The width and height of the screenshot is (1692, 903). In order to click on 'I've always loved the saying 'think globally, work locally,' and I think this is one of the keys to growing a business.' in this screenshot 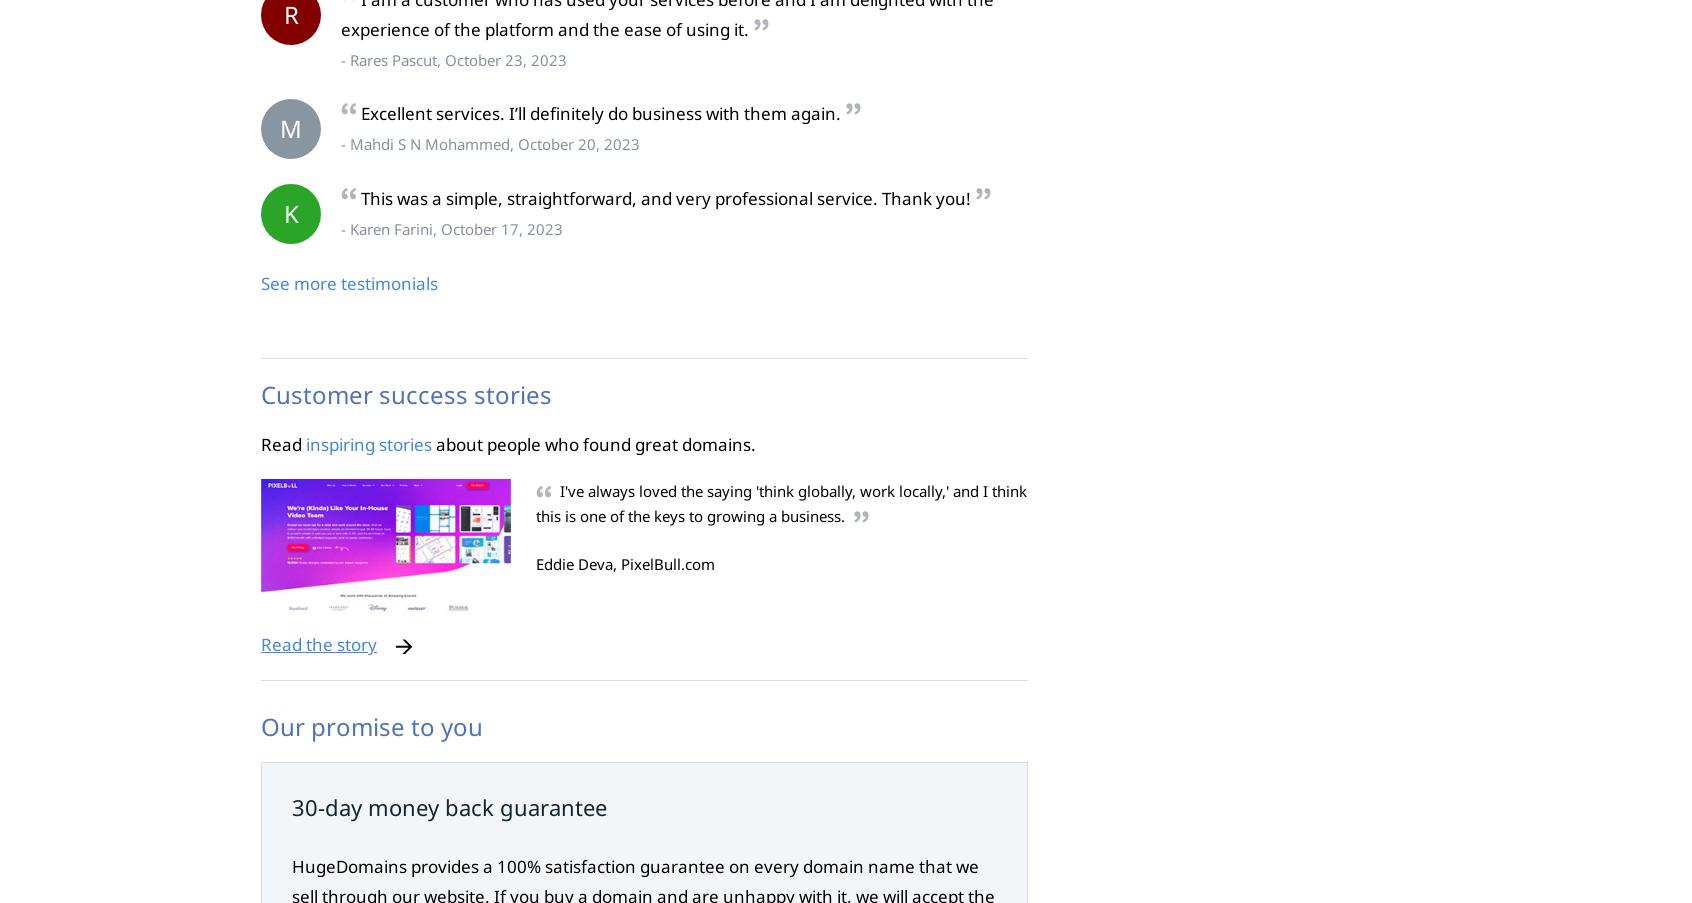, I will do `click(781, 503)`.